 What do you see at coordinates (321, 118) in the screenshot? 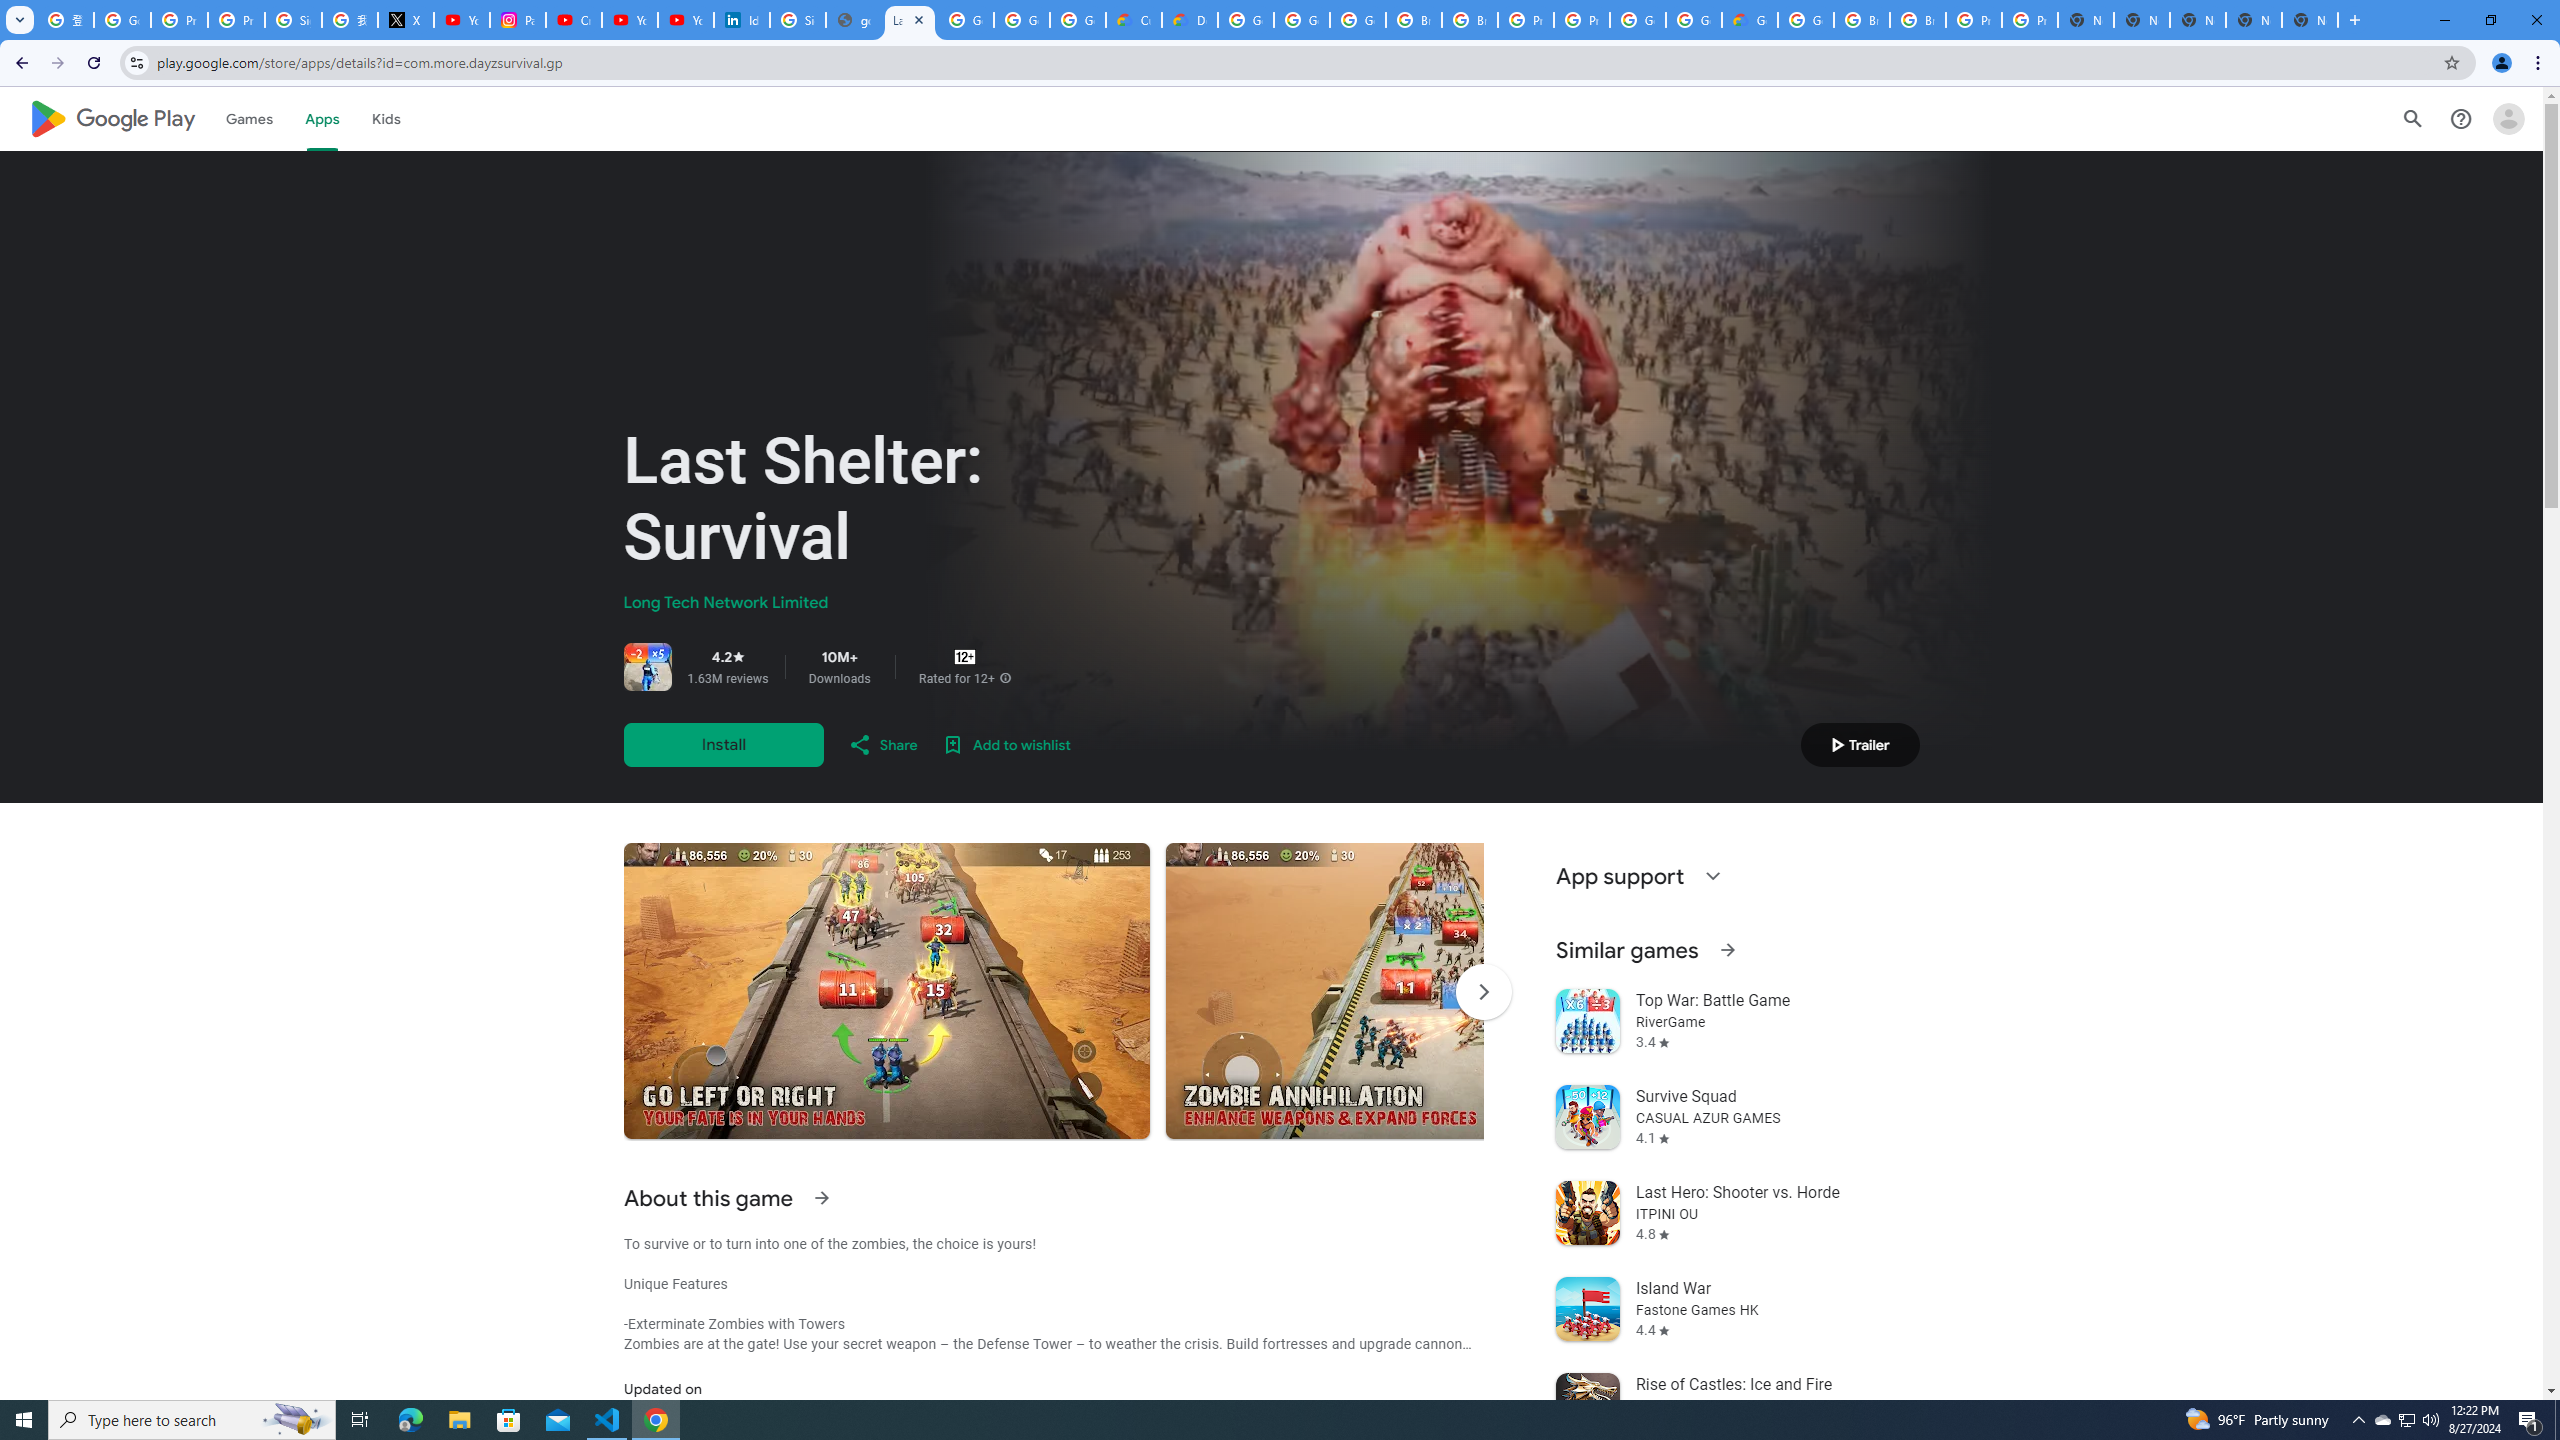
I see `'Apps'` at bounding box center [321, 118].